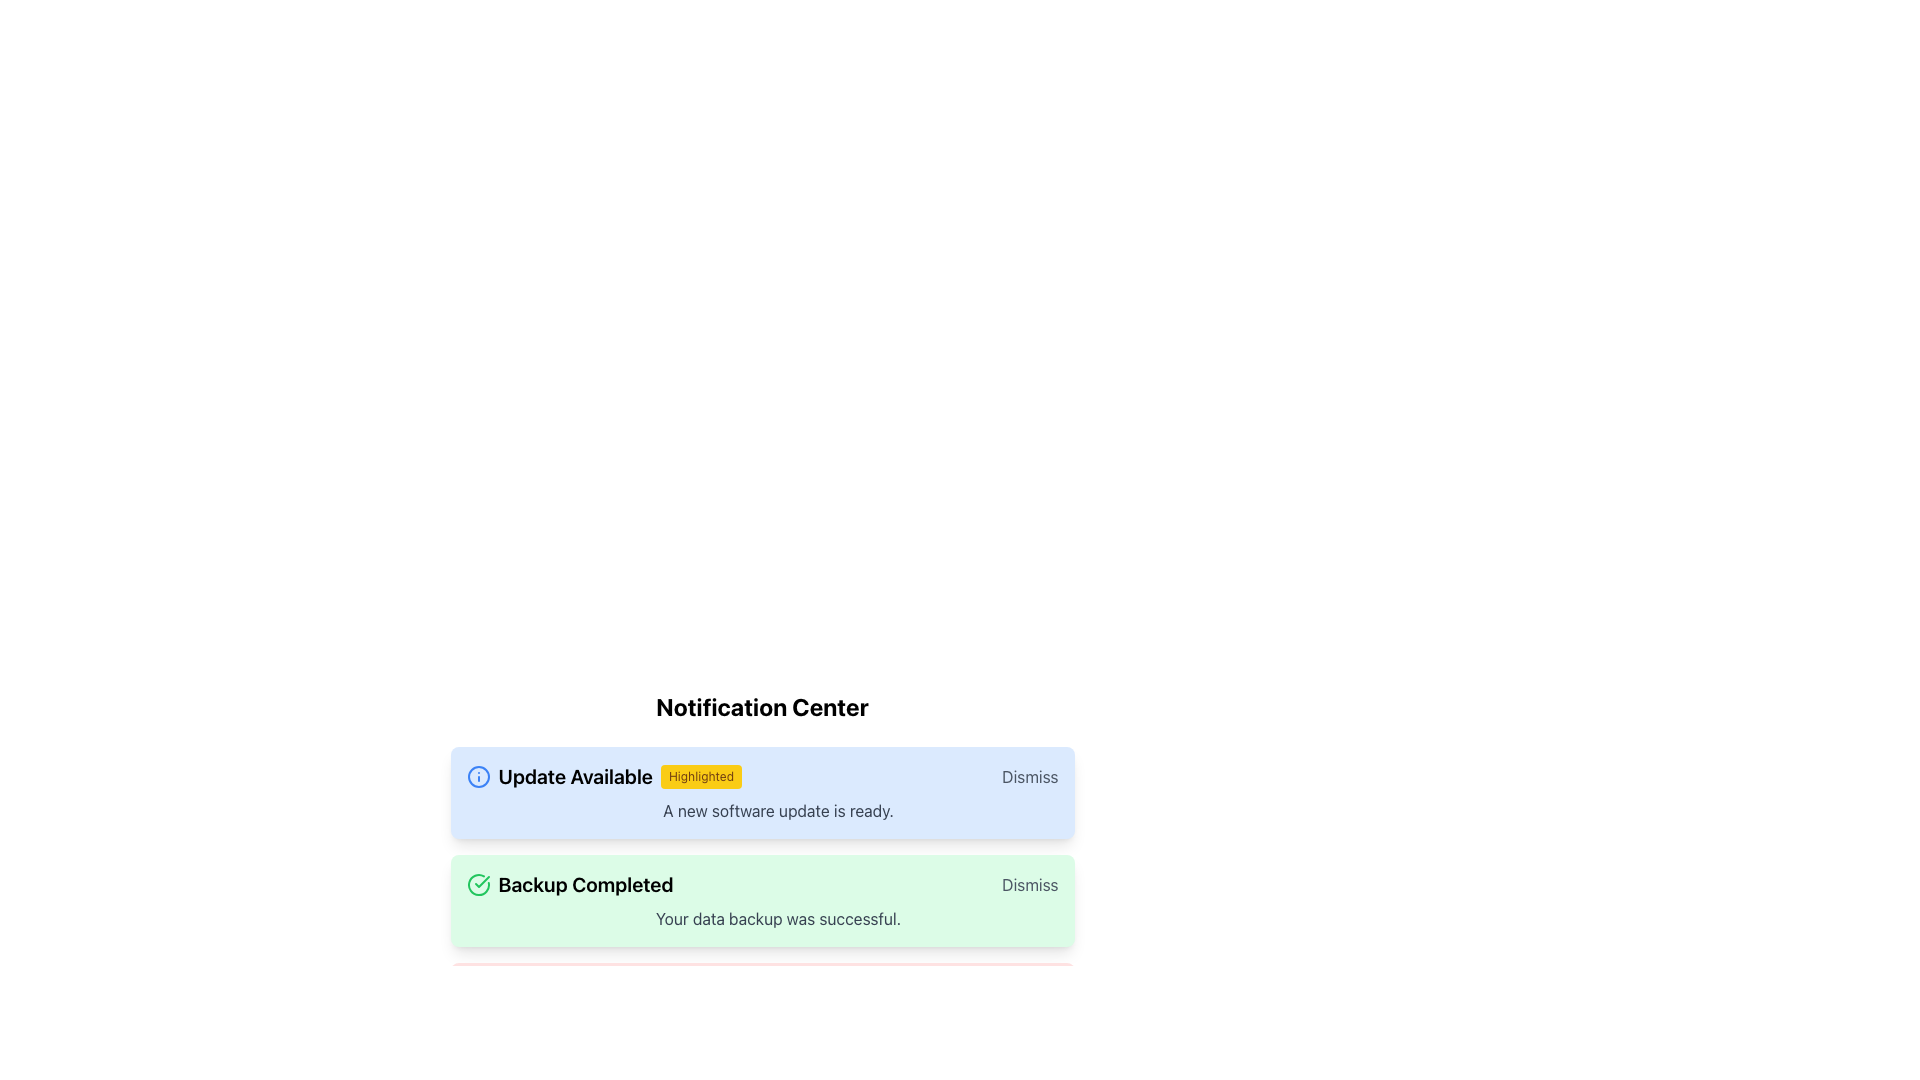 The width and height of the screenshot is (1920, 1080). Describe the element at coordinates (761, 705) in the screenshot. I see `the 'Notification Center' text label, which is styled boldly and positioned at the top of the notifications list` at that location.